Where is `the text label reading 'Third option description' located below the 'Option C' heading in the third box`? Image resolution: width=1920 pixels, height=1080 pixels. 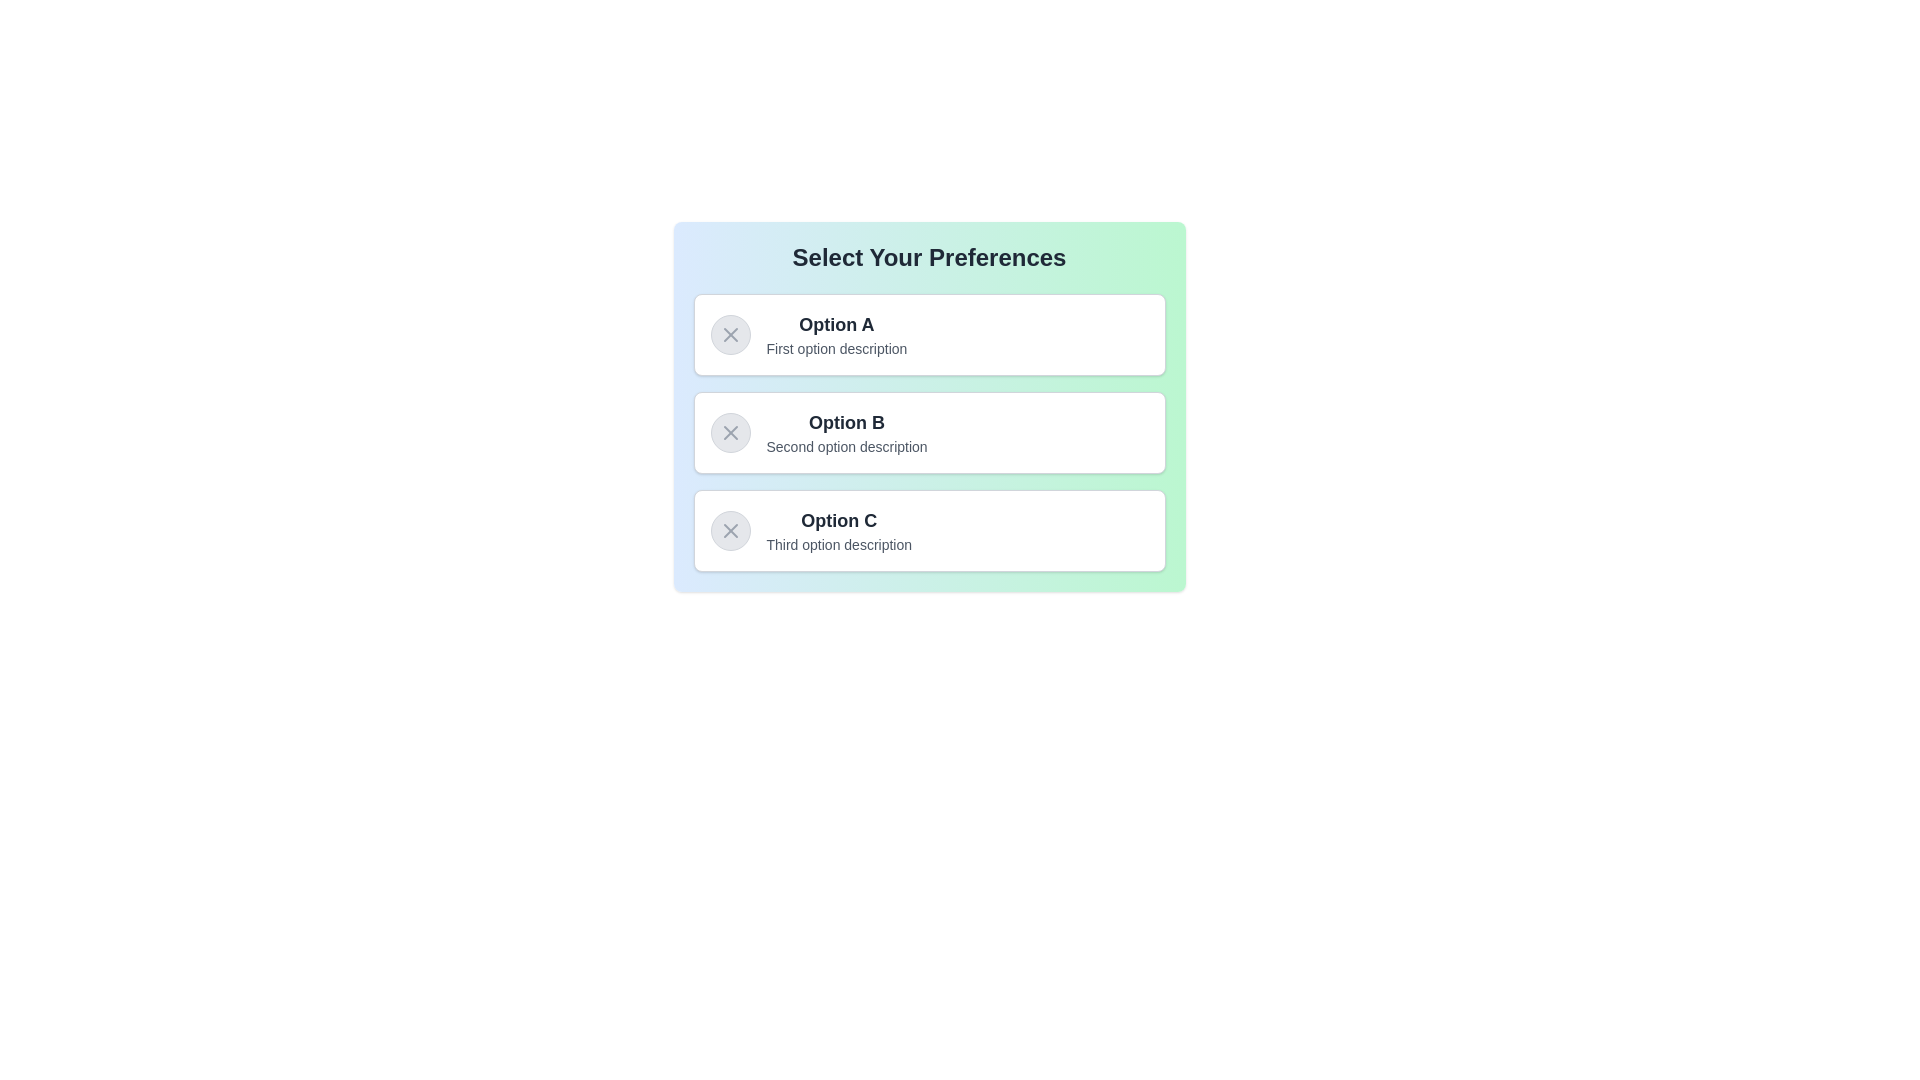
the text label reading 'Third option description' located below the 'Option C' heading in the third box is located at coordinates (839, 544).